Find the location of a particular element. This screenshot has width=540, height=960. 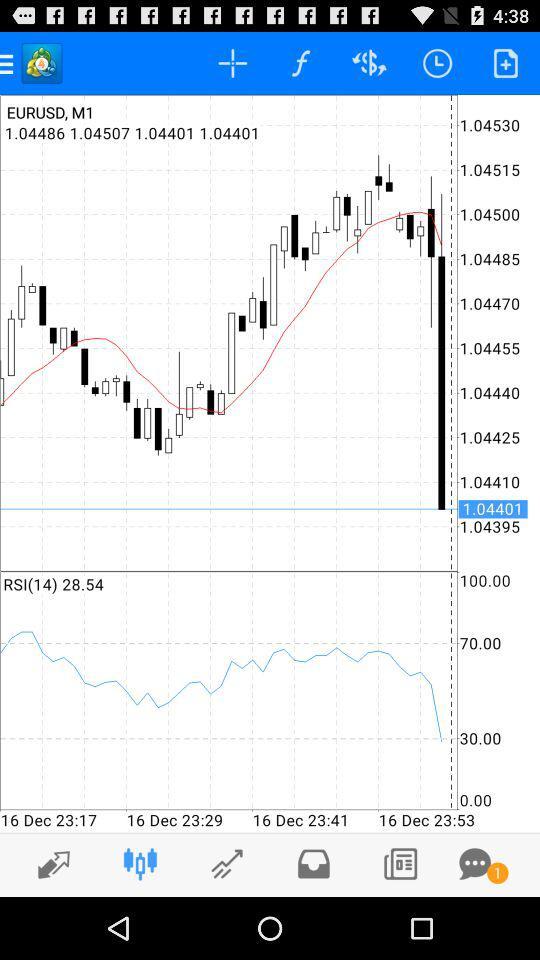

the chat icon is located at coordinates (474, 924).